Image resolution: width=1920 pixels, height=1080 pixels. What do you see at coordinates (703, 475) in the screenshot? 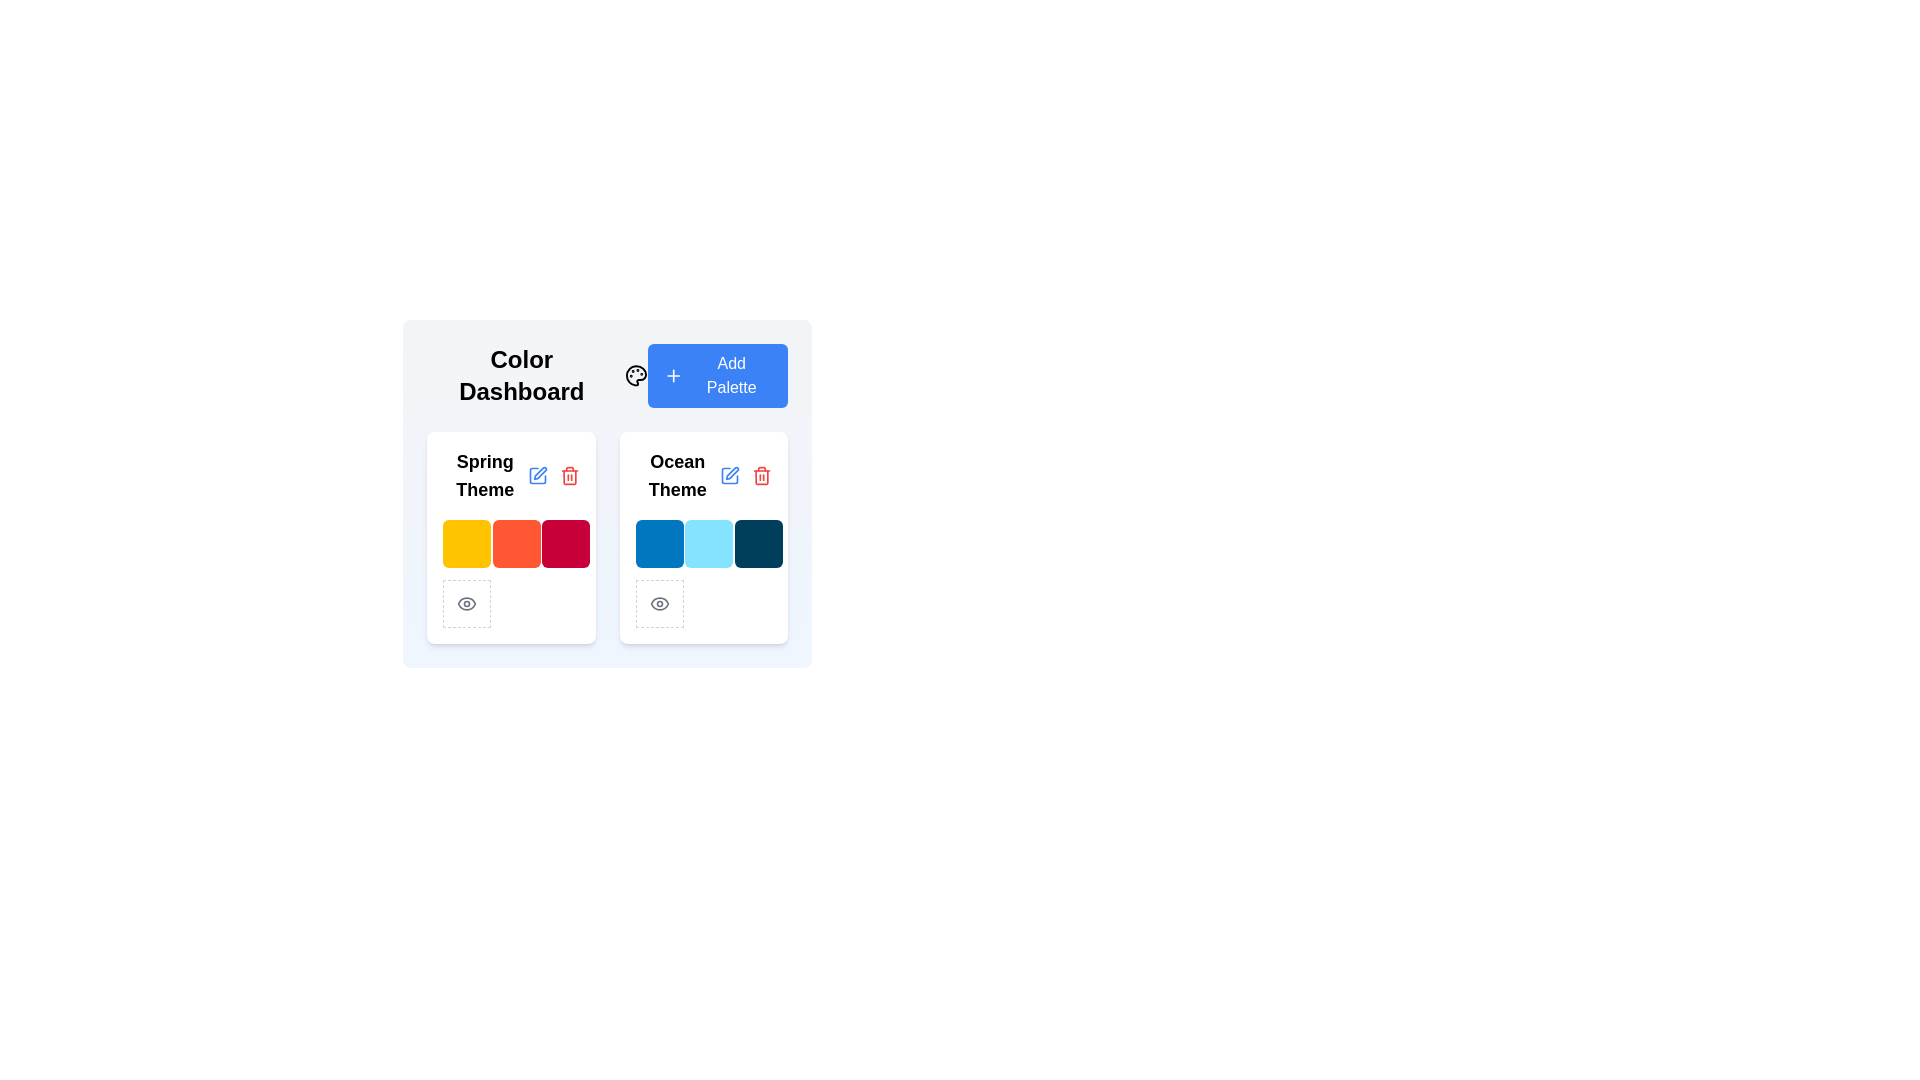
I see `the text label that serves as the title for the 'Ocean Theme' color palette, located in the second card of theme palettes towards the center-right of the interface` at bounding box center [703, 475].